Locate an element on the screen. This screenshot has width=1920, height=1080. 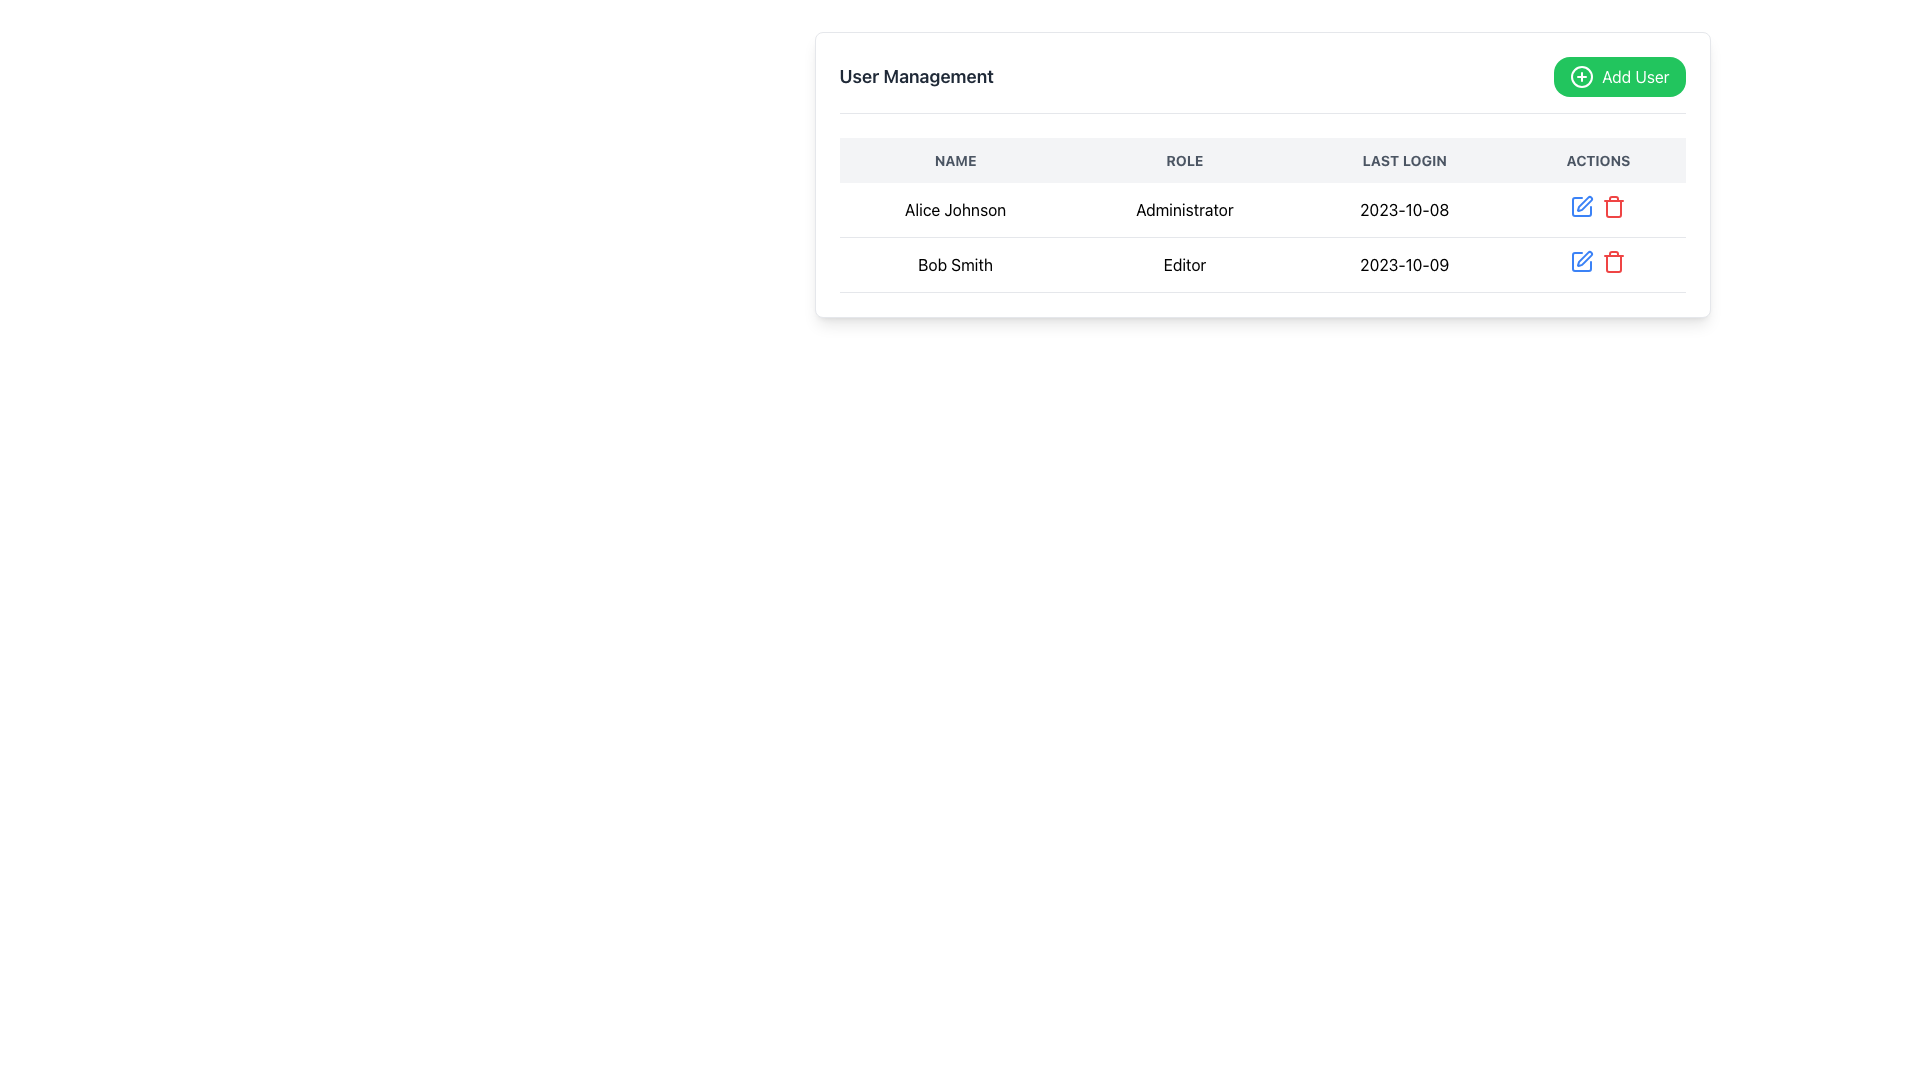
the circular component at the center of the 'plus' icon within the action button on the top-right corner of the user management panel is located at coordinates (1581, 76).